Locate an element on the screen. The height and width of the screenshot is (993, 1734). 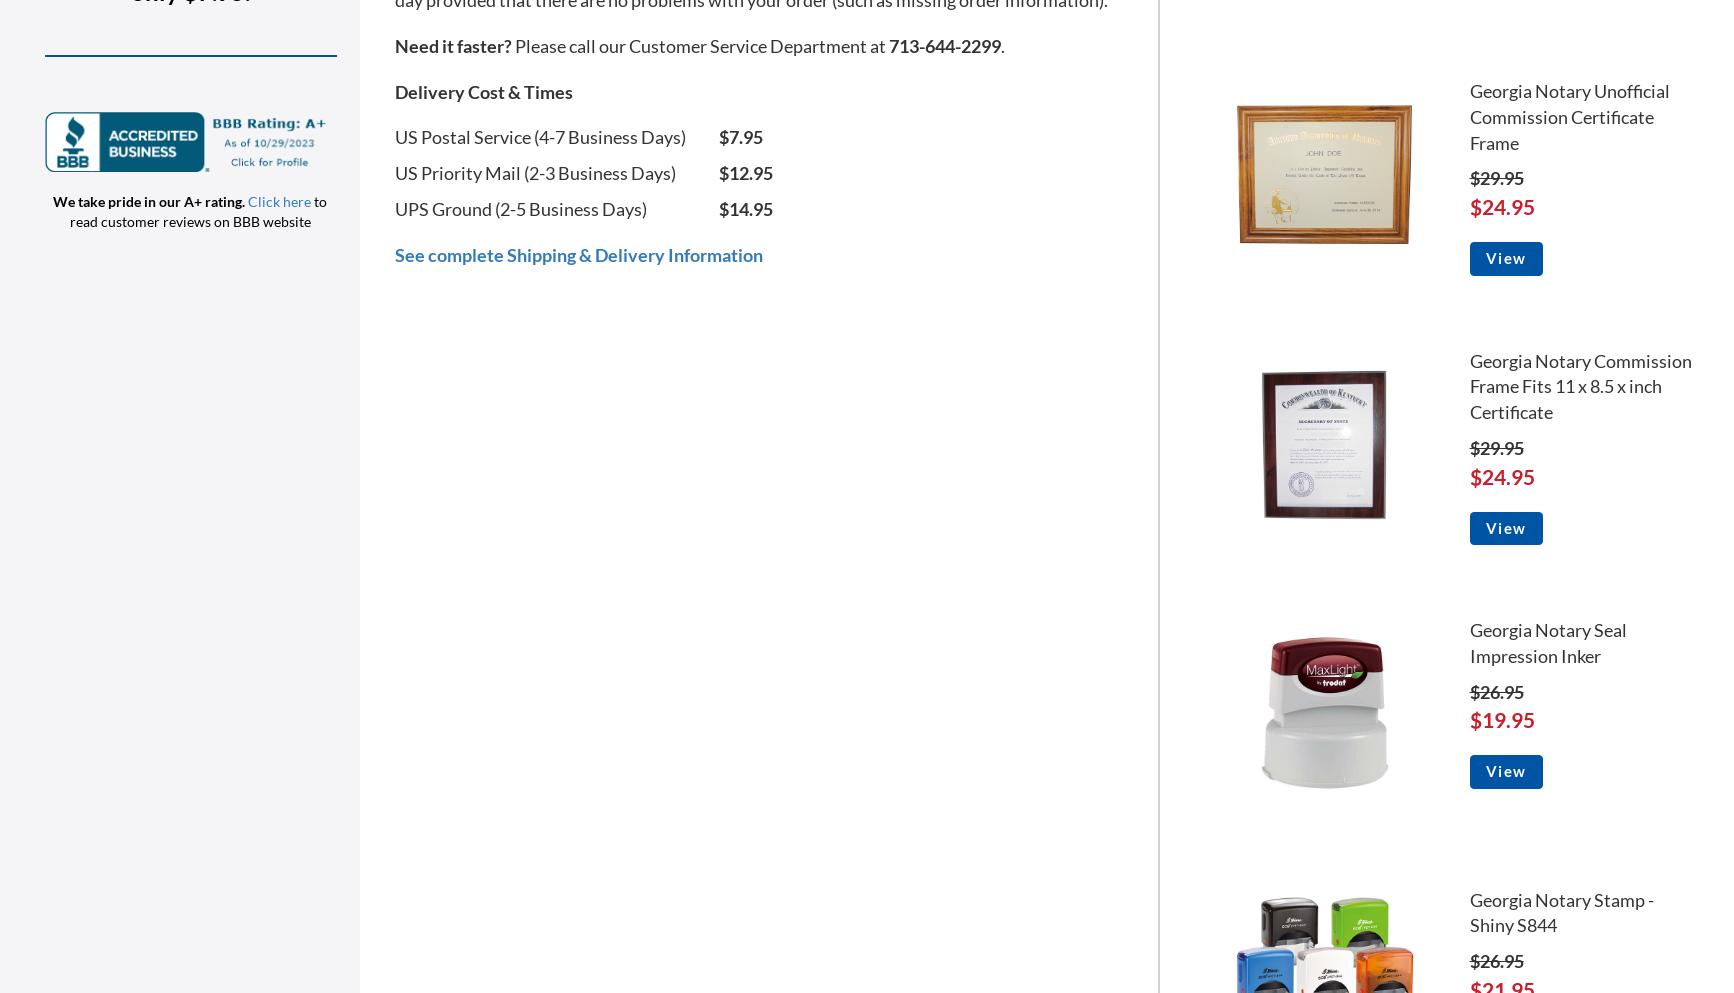
'$7.95' is located at coordinates (739, 137).